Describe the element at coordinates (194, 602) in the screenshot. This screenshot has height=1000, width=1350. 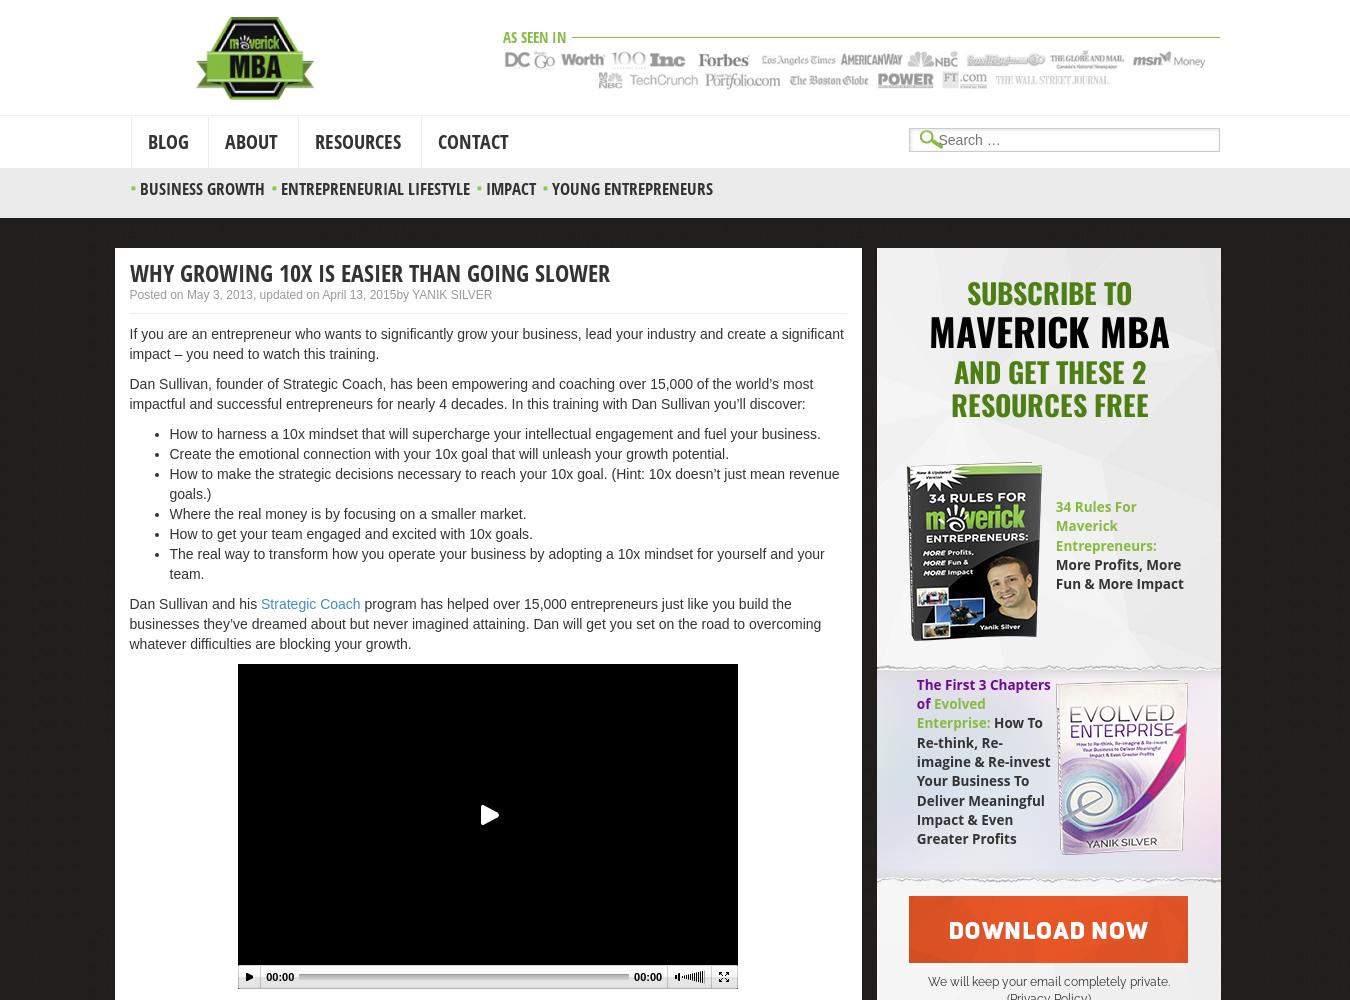
I see `'Dan Sullivan and his'` at that location.